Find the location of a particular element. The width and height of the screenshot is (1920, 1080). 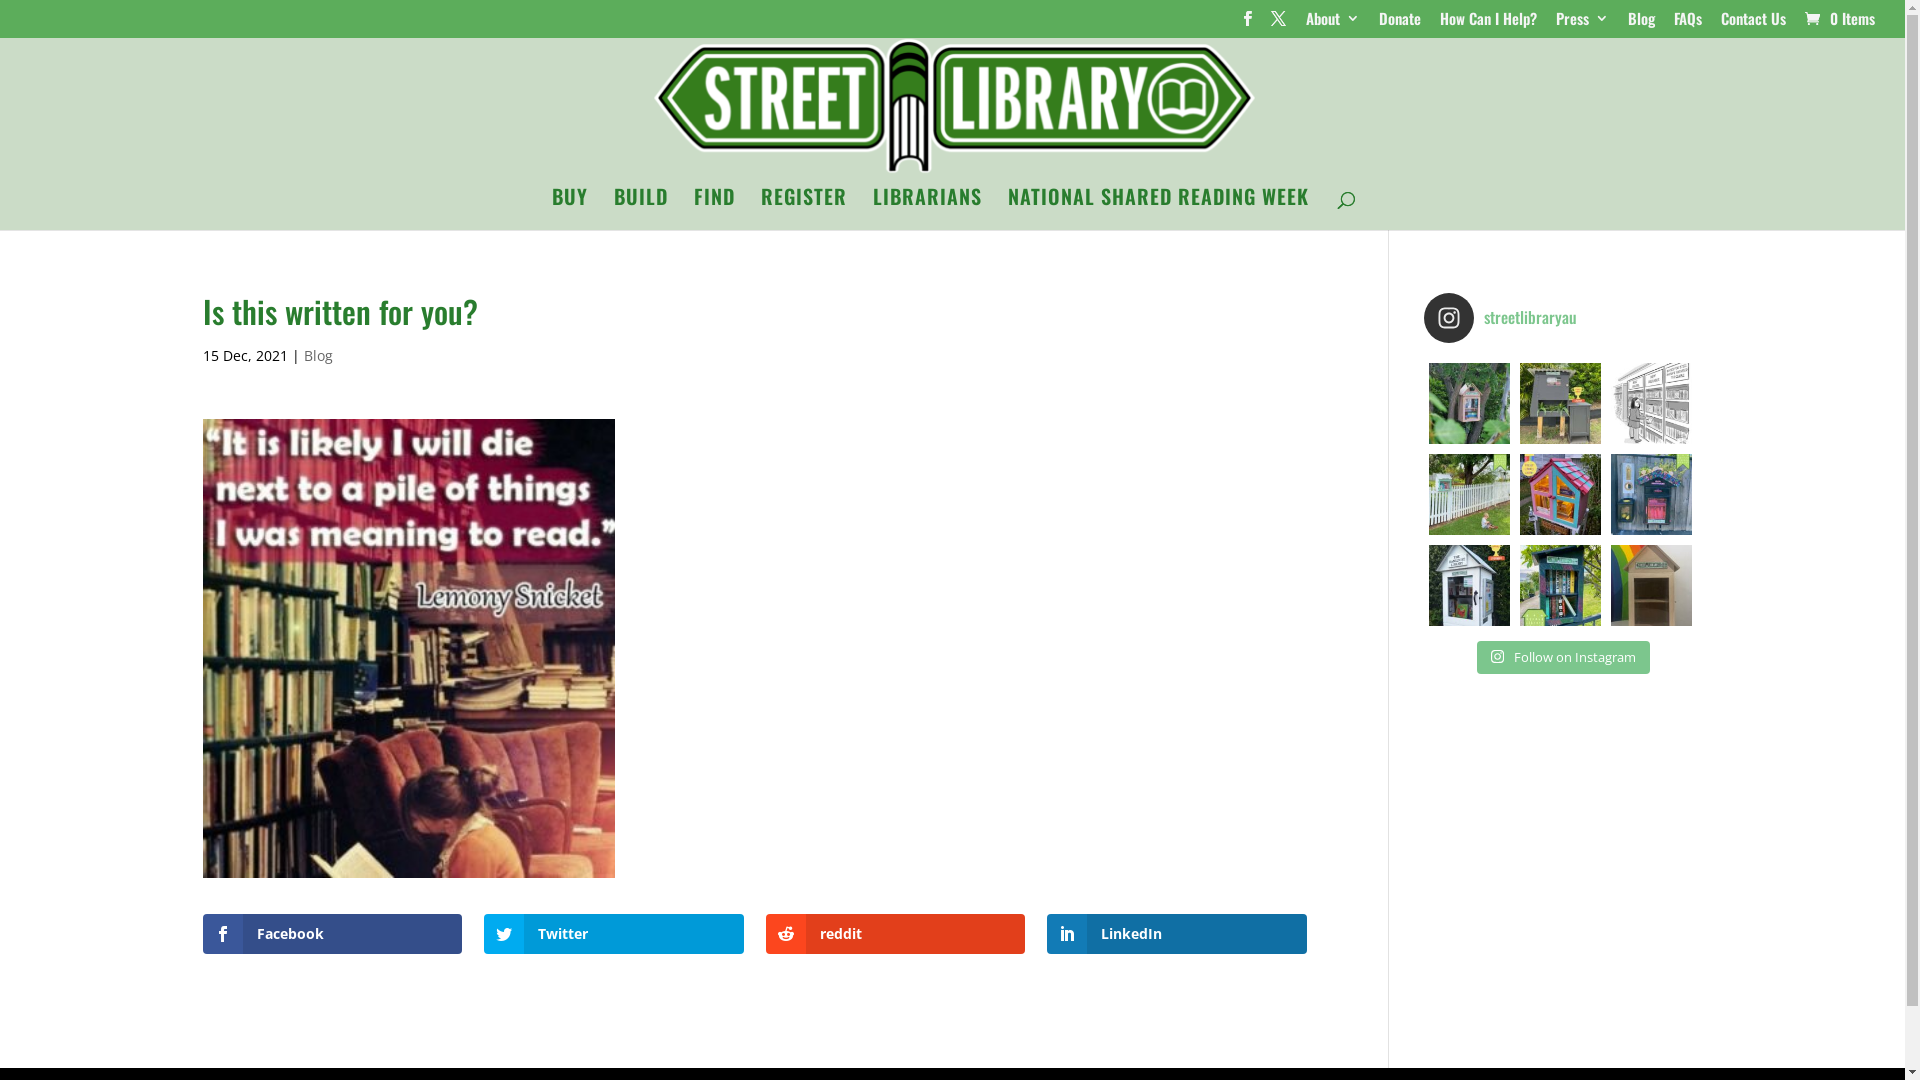

'FAQs' is located at coordinates (1687, 23).